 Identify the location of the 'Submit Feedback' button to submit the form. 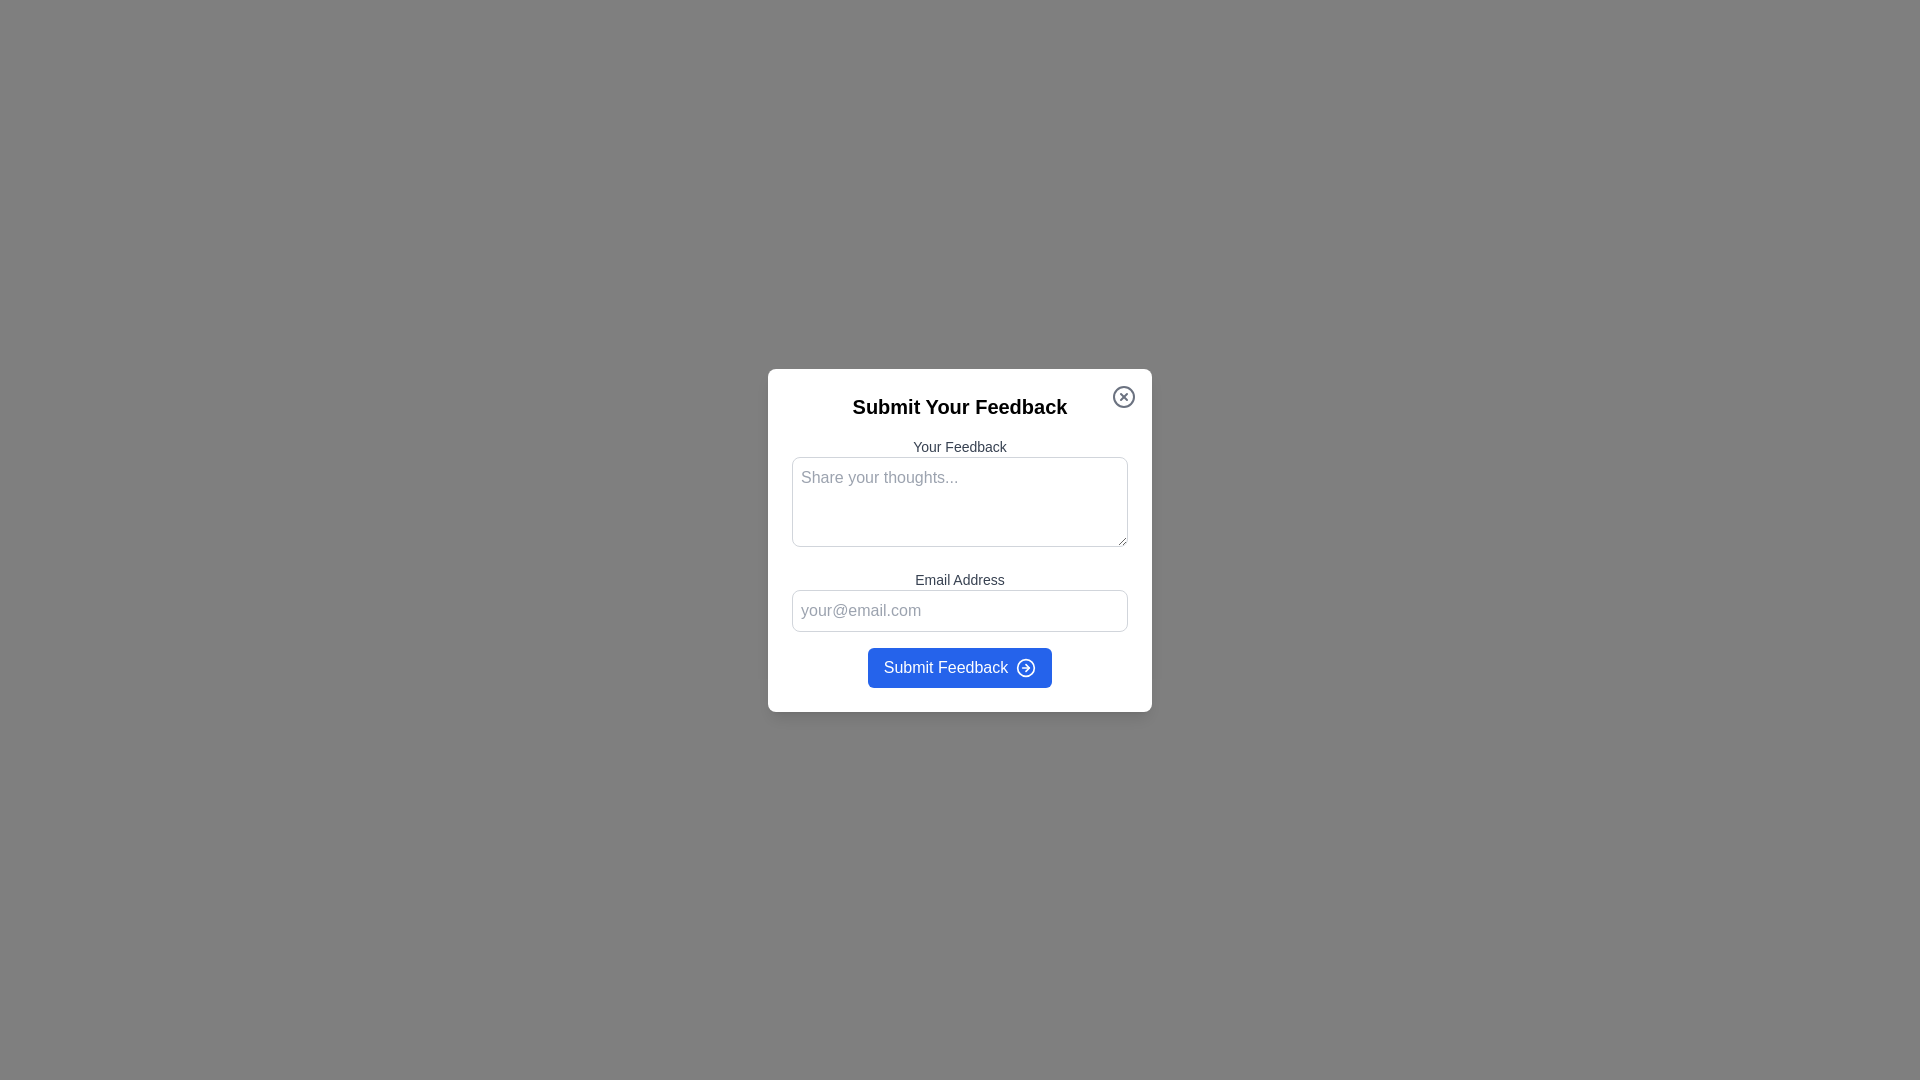
(960, 667).